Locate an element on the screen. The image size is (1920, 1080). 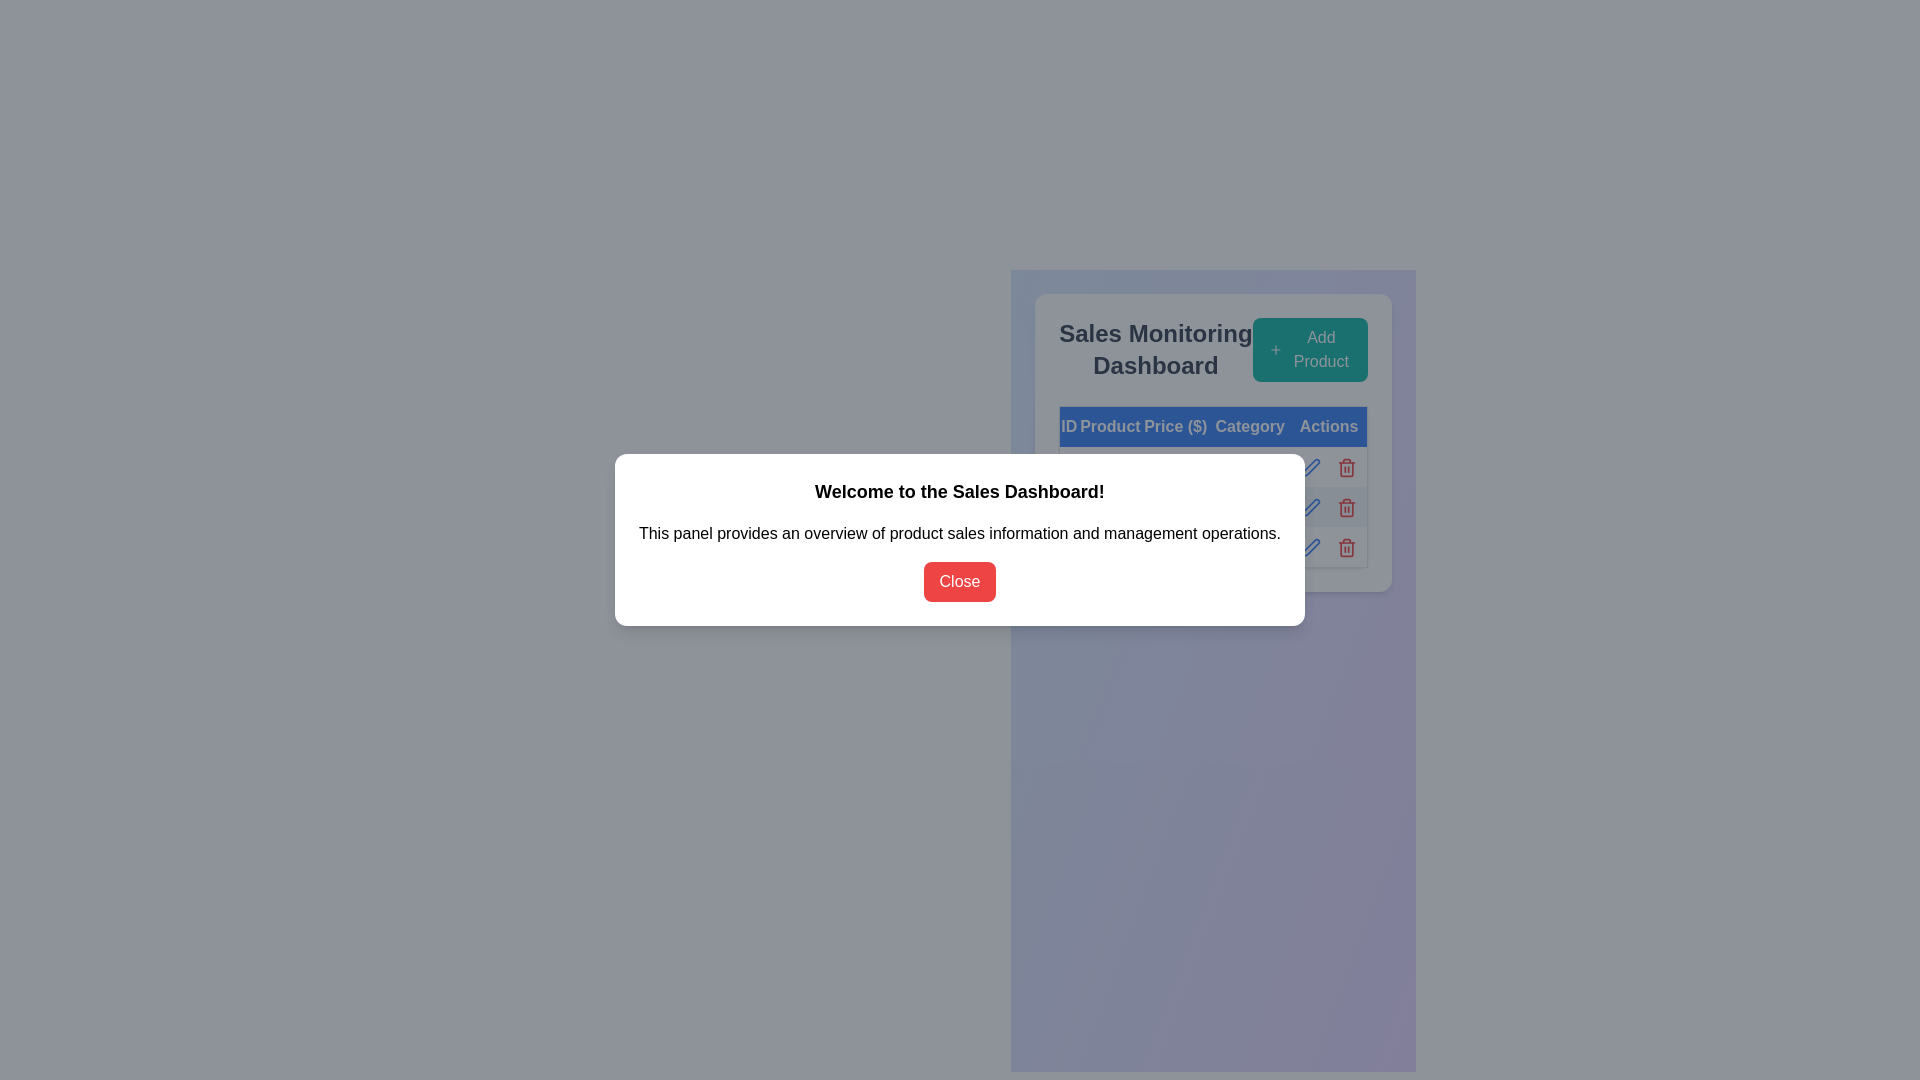
the 'Add Product' button, which has a teal green background, rounded corners, and white text with a plus sign icon is located at coordinates (1310, 349).